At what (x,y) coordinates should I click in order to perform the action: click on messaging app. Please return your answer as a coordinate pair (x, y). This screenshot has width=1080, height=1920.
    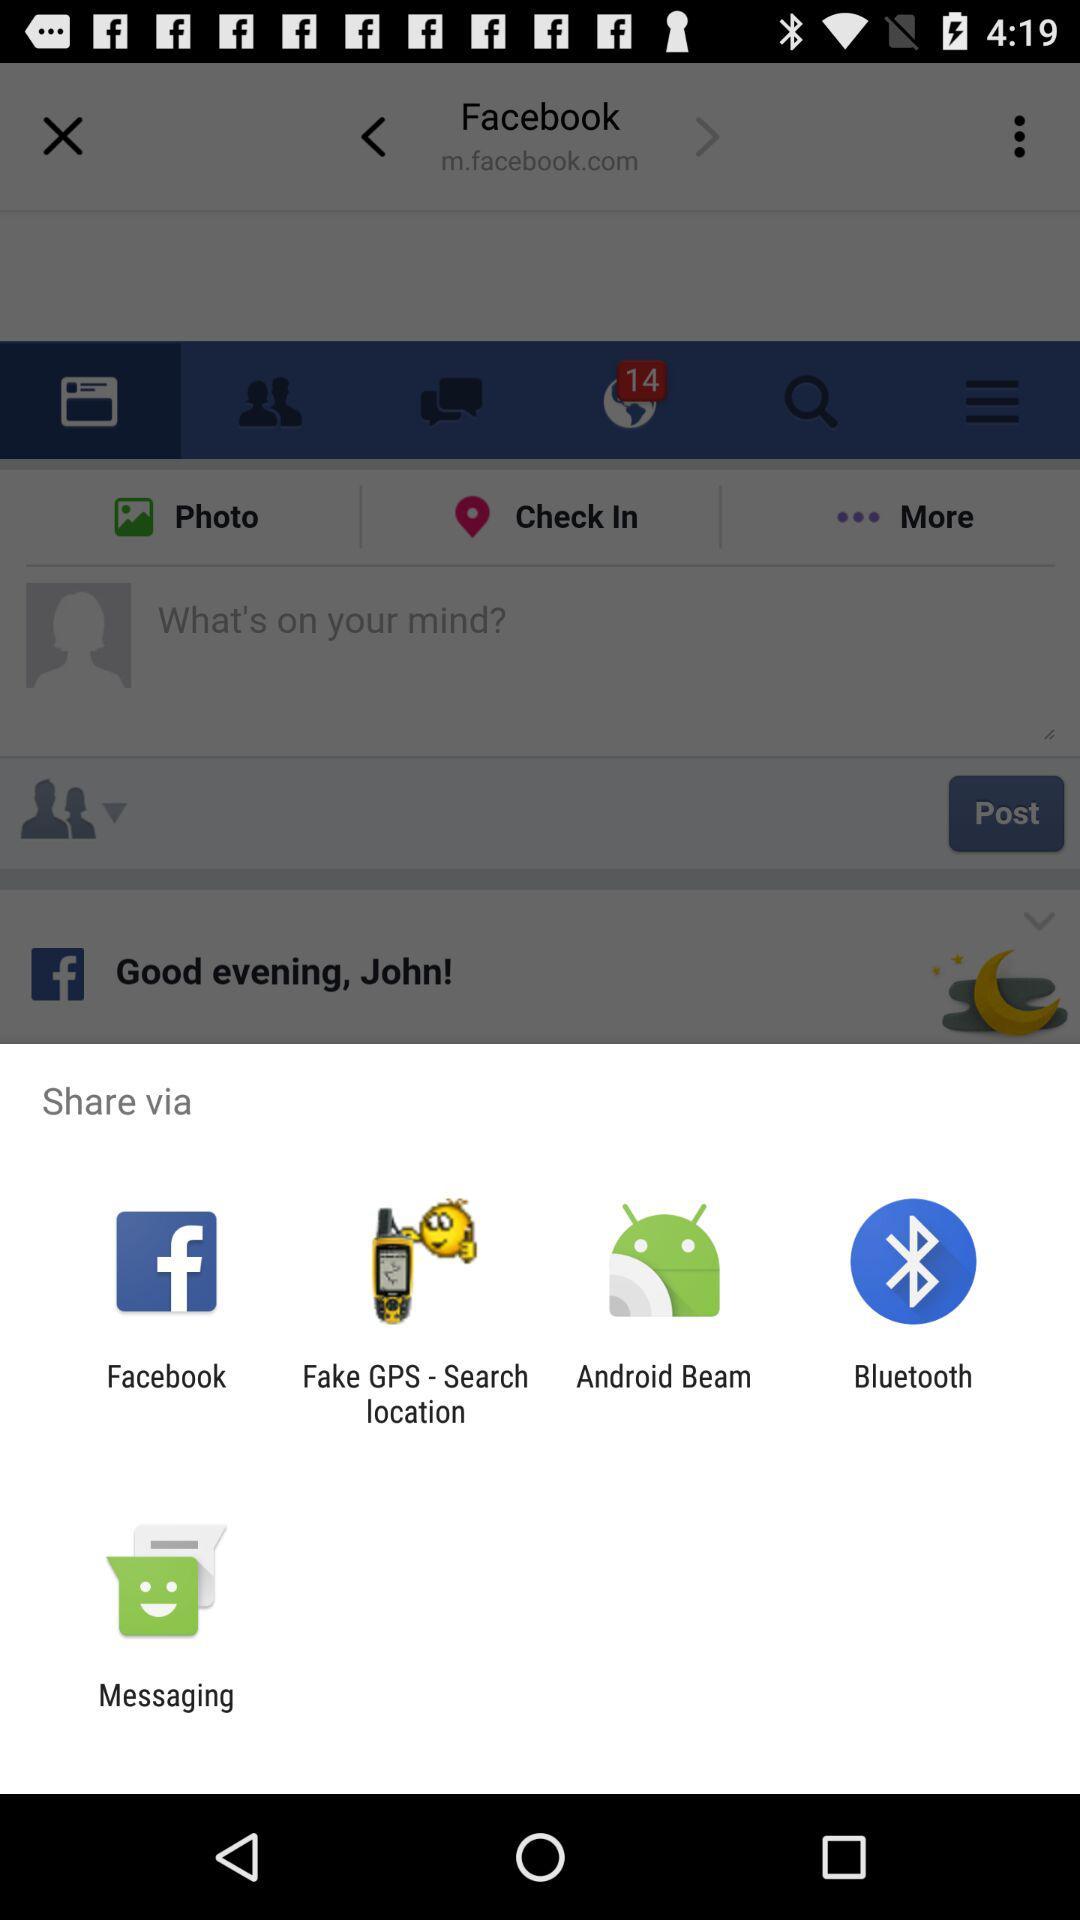
    Looking at the image, I should click on (165, 1711).